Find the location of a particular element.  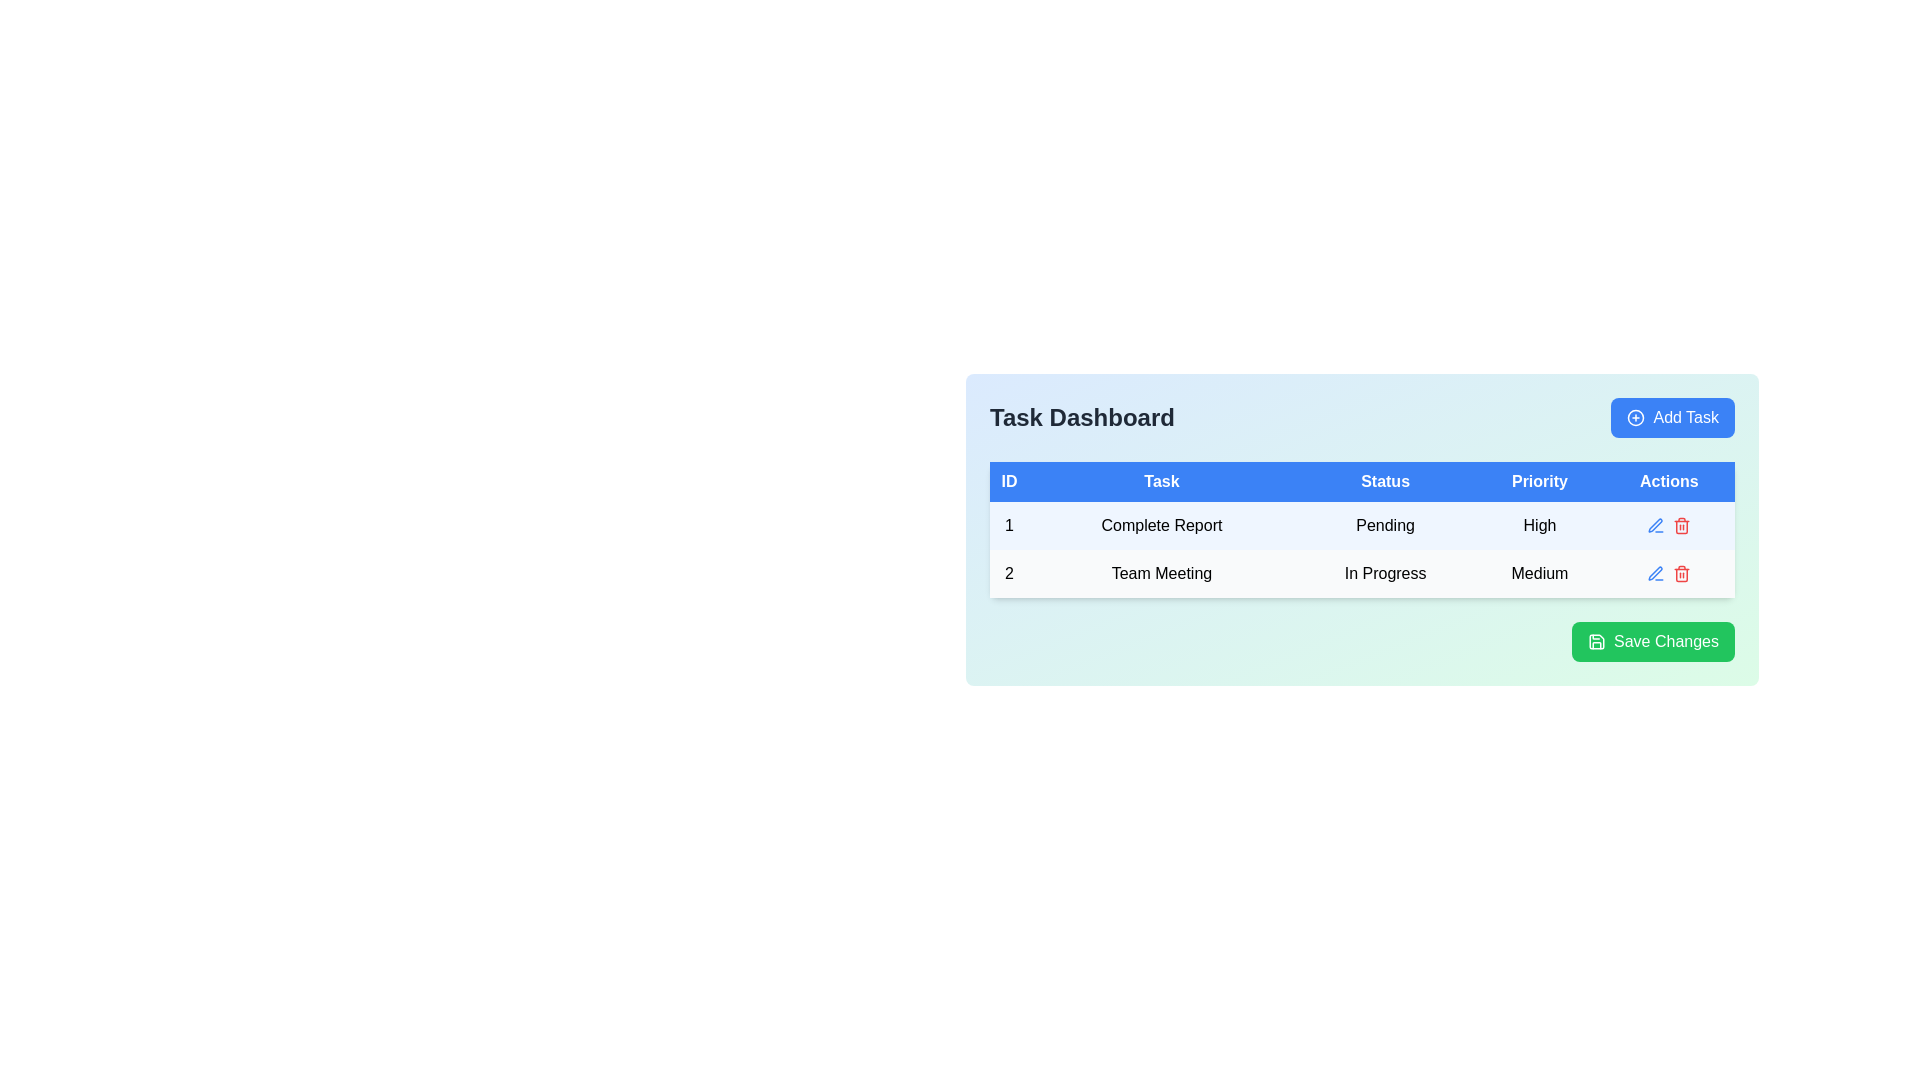

the 'Add Task' button located at the top-right corner of the task dashboard interface by clicking on the SVG Circle graphic element is located at coordinates (1636, 416).